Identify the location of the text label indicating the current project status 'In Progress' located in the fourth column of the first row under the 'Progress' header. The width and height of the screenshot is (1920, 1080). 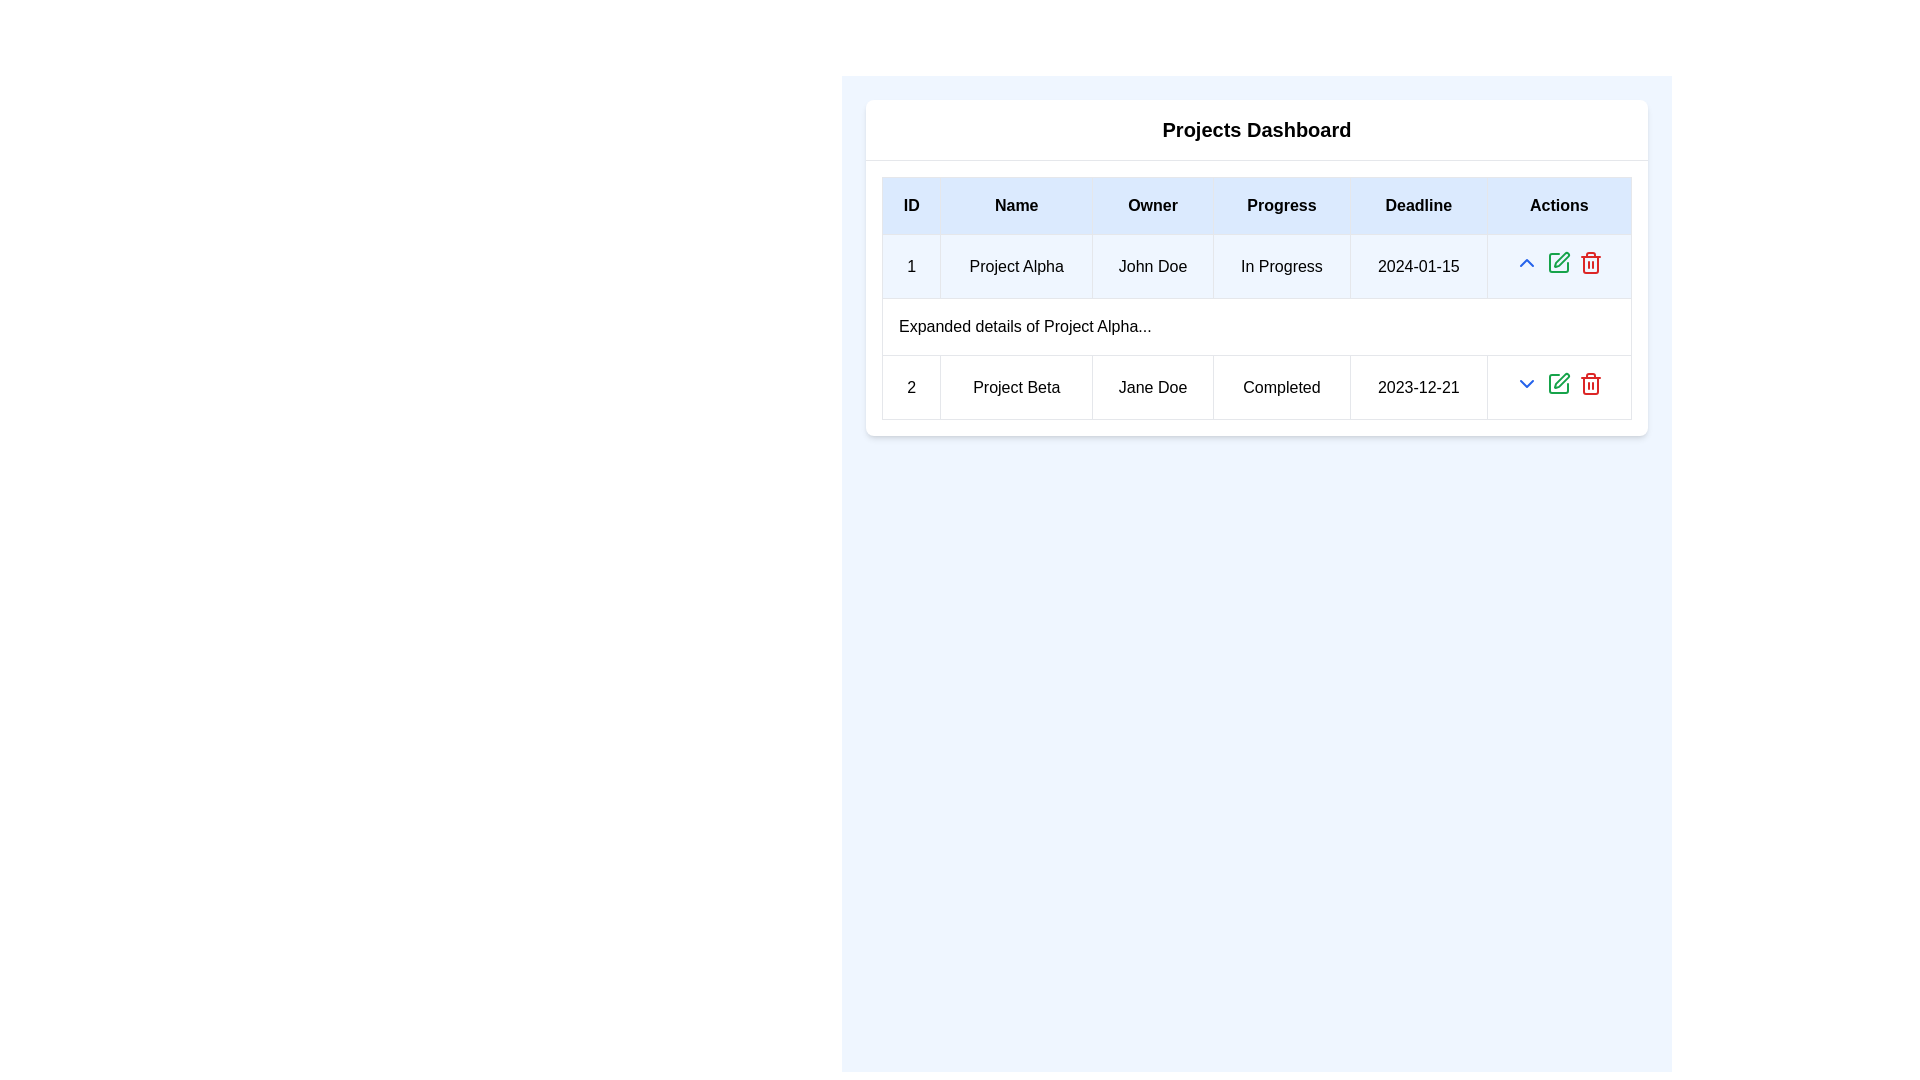
(1281, 265).